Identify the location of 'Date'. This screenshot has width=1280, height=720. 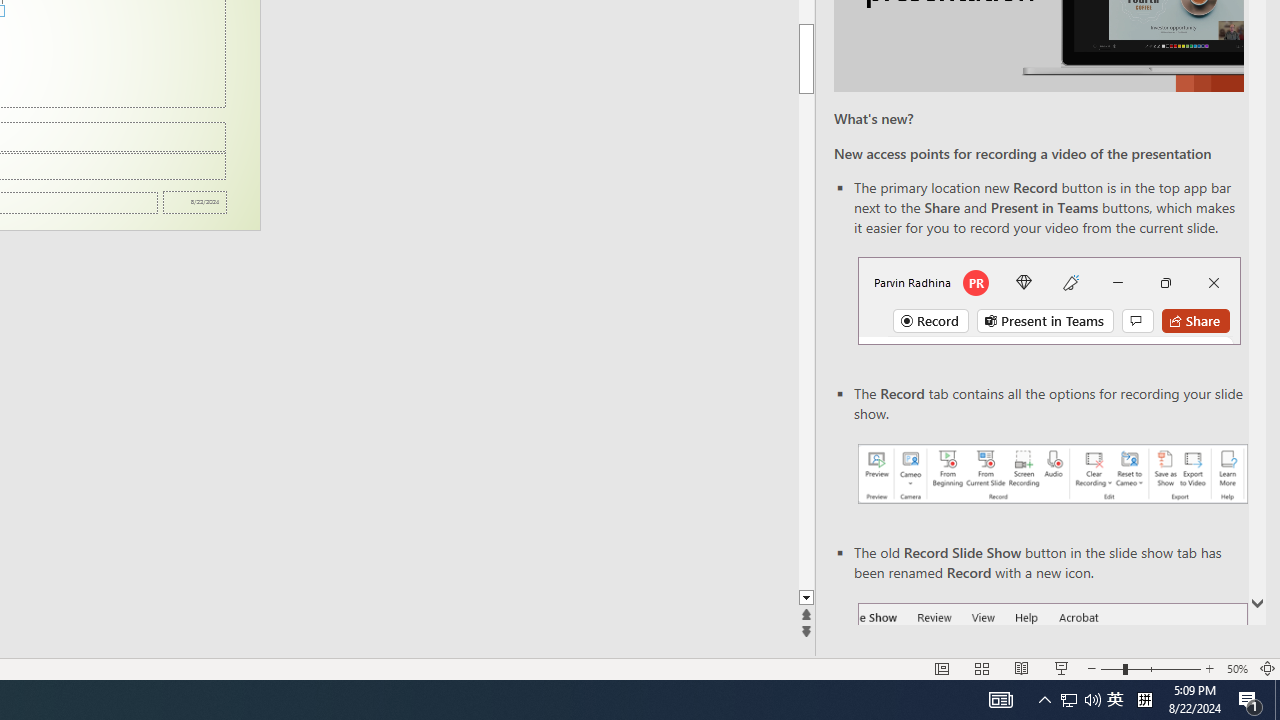
(194, 202).